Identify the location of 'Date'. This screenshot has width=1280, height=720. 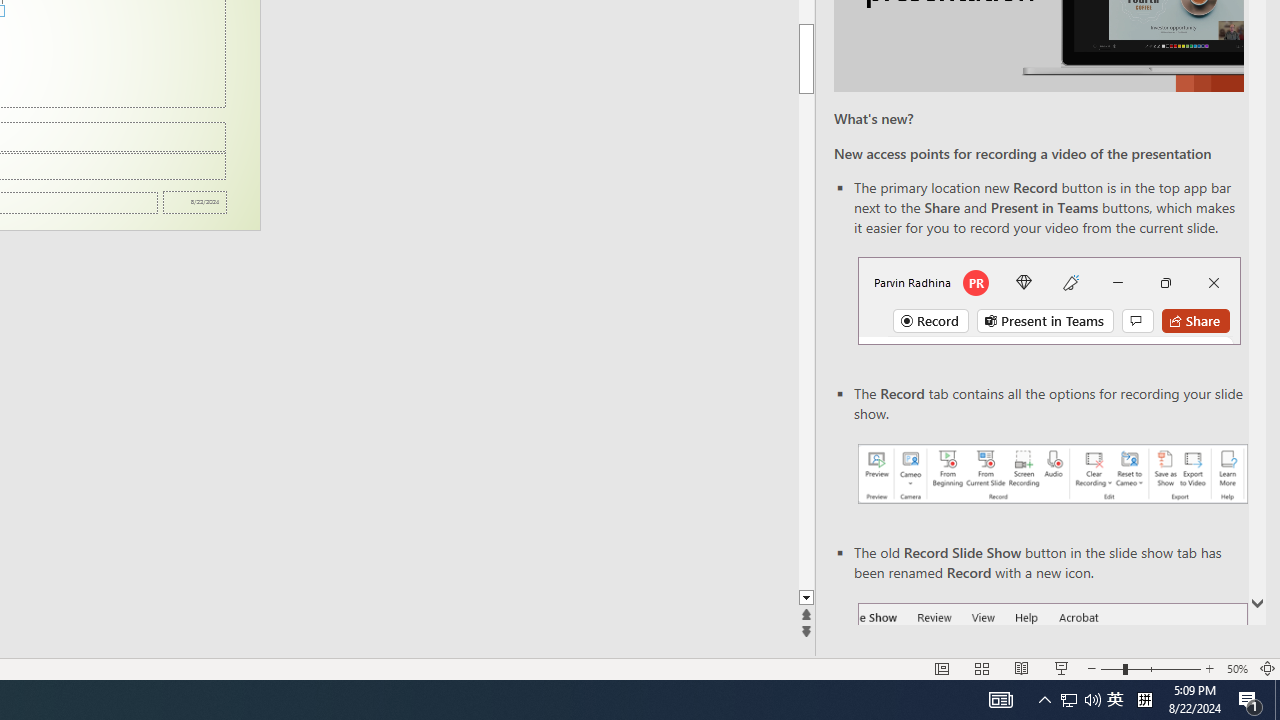
(194, 202).